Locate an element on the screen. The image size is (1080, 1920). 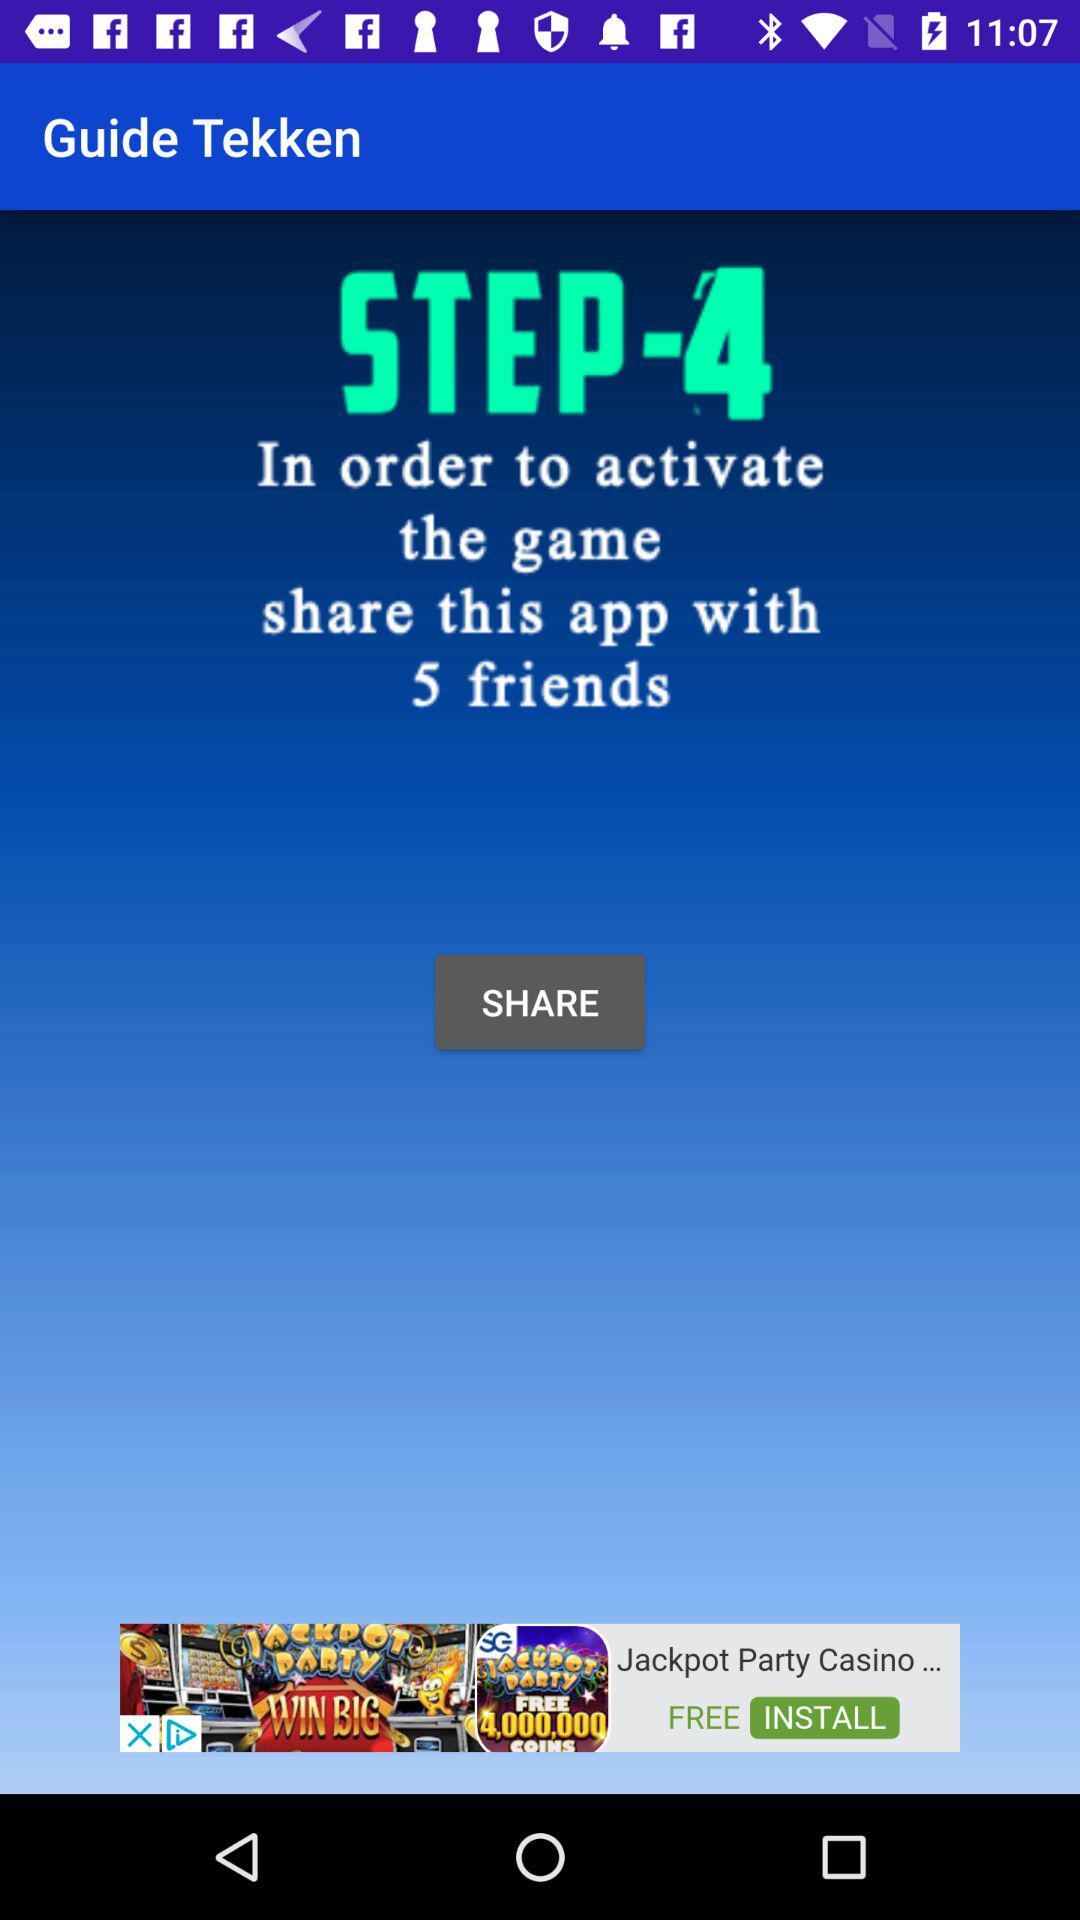
advertisement button is located at coordinates (540, 1685).